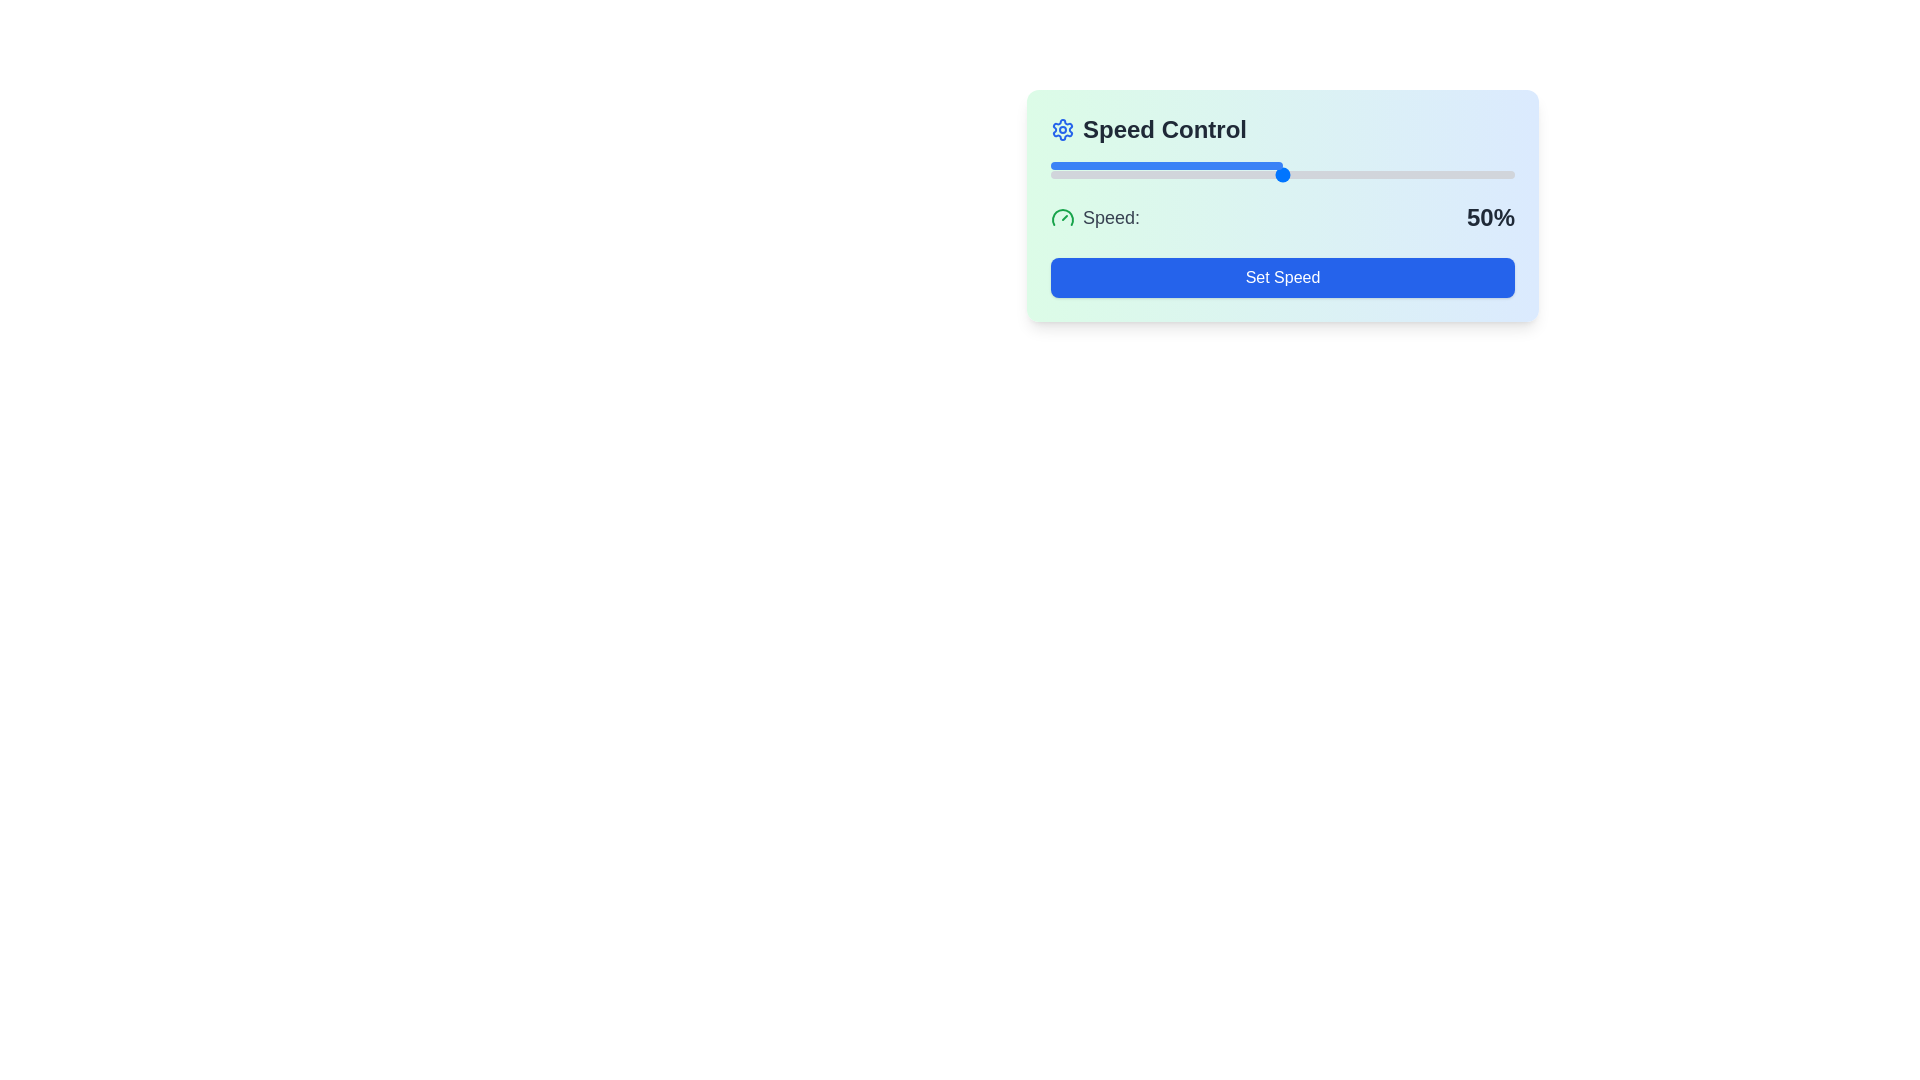  I want to click on the slider, so click(1101, 173).